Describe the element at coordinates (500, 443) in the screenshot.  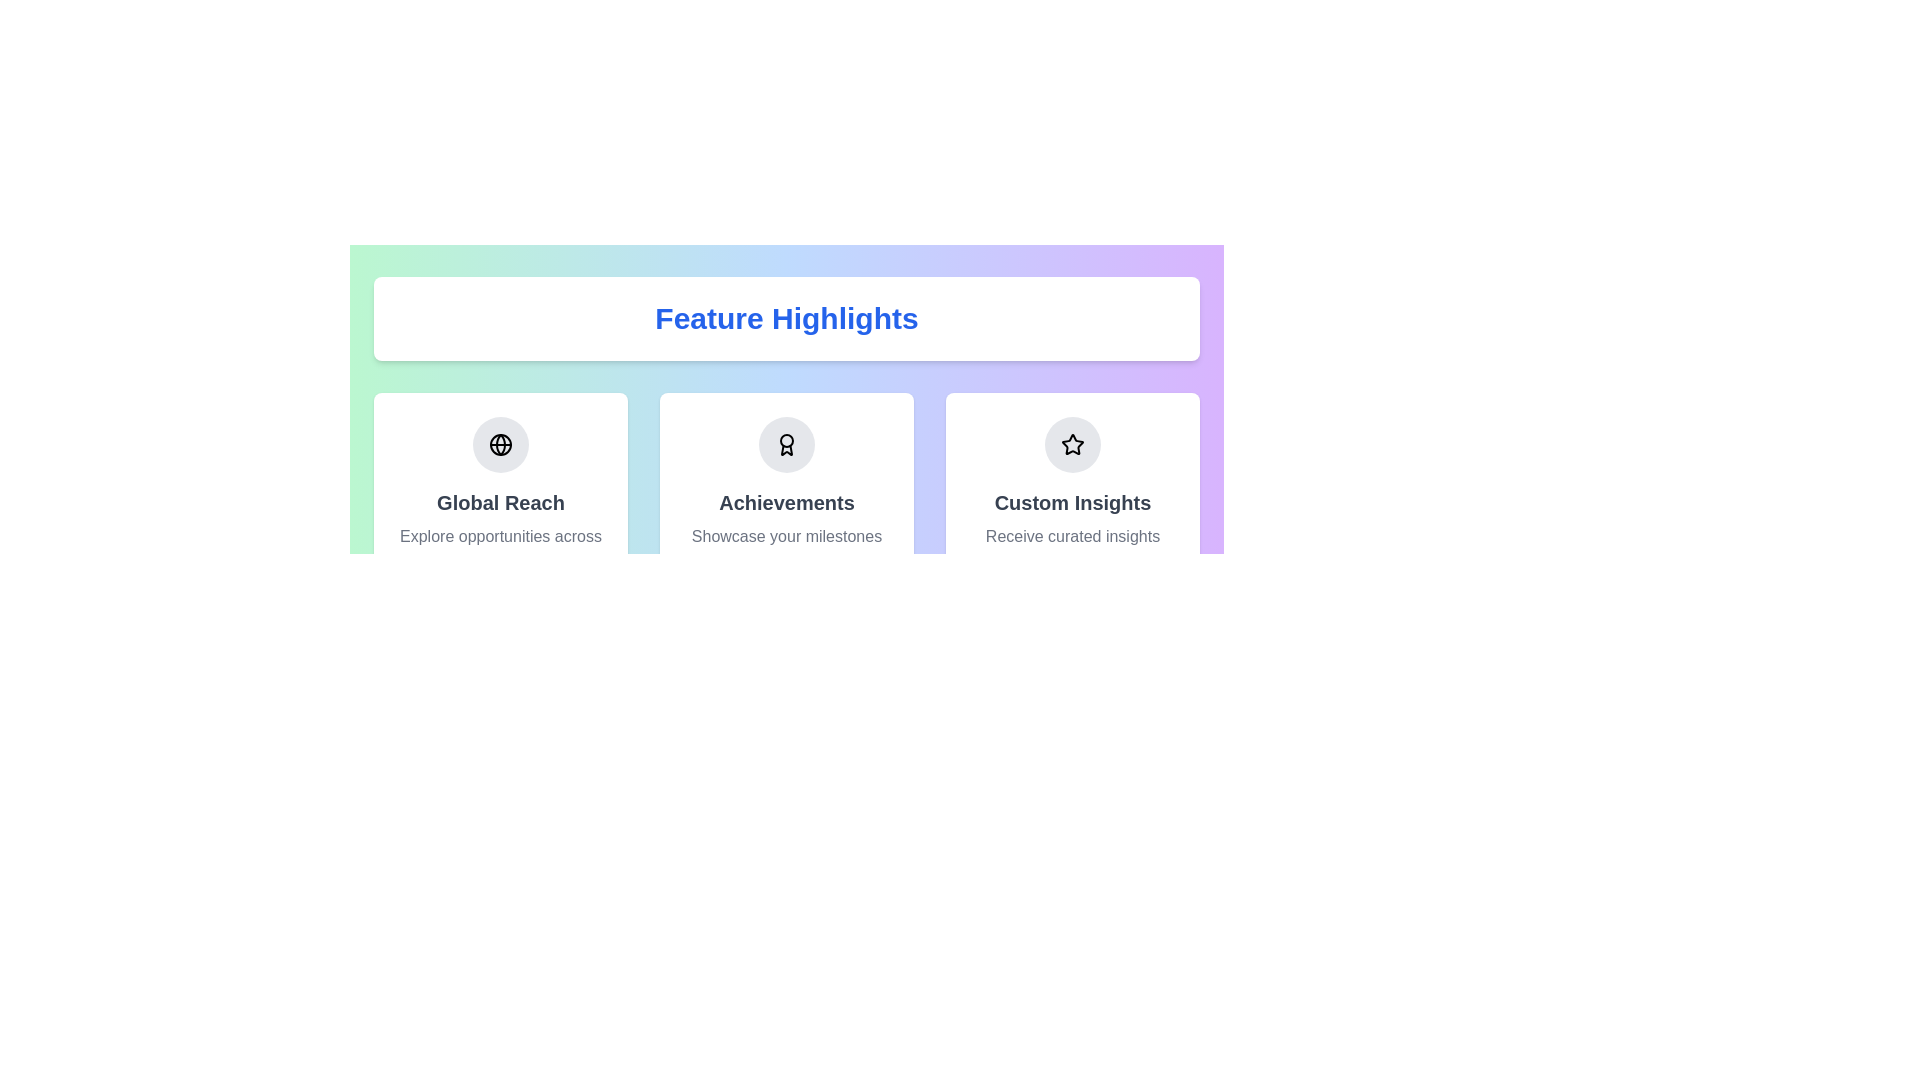
I see `the central circular feature of the globe icon located in the leftmost section of the three icons below the heading 'Feature Highlights'` at that location.